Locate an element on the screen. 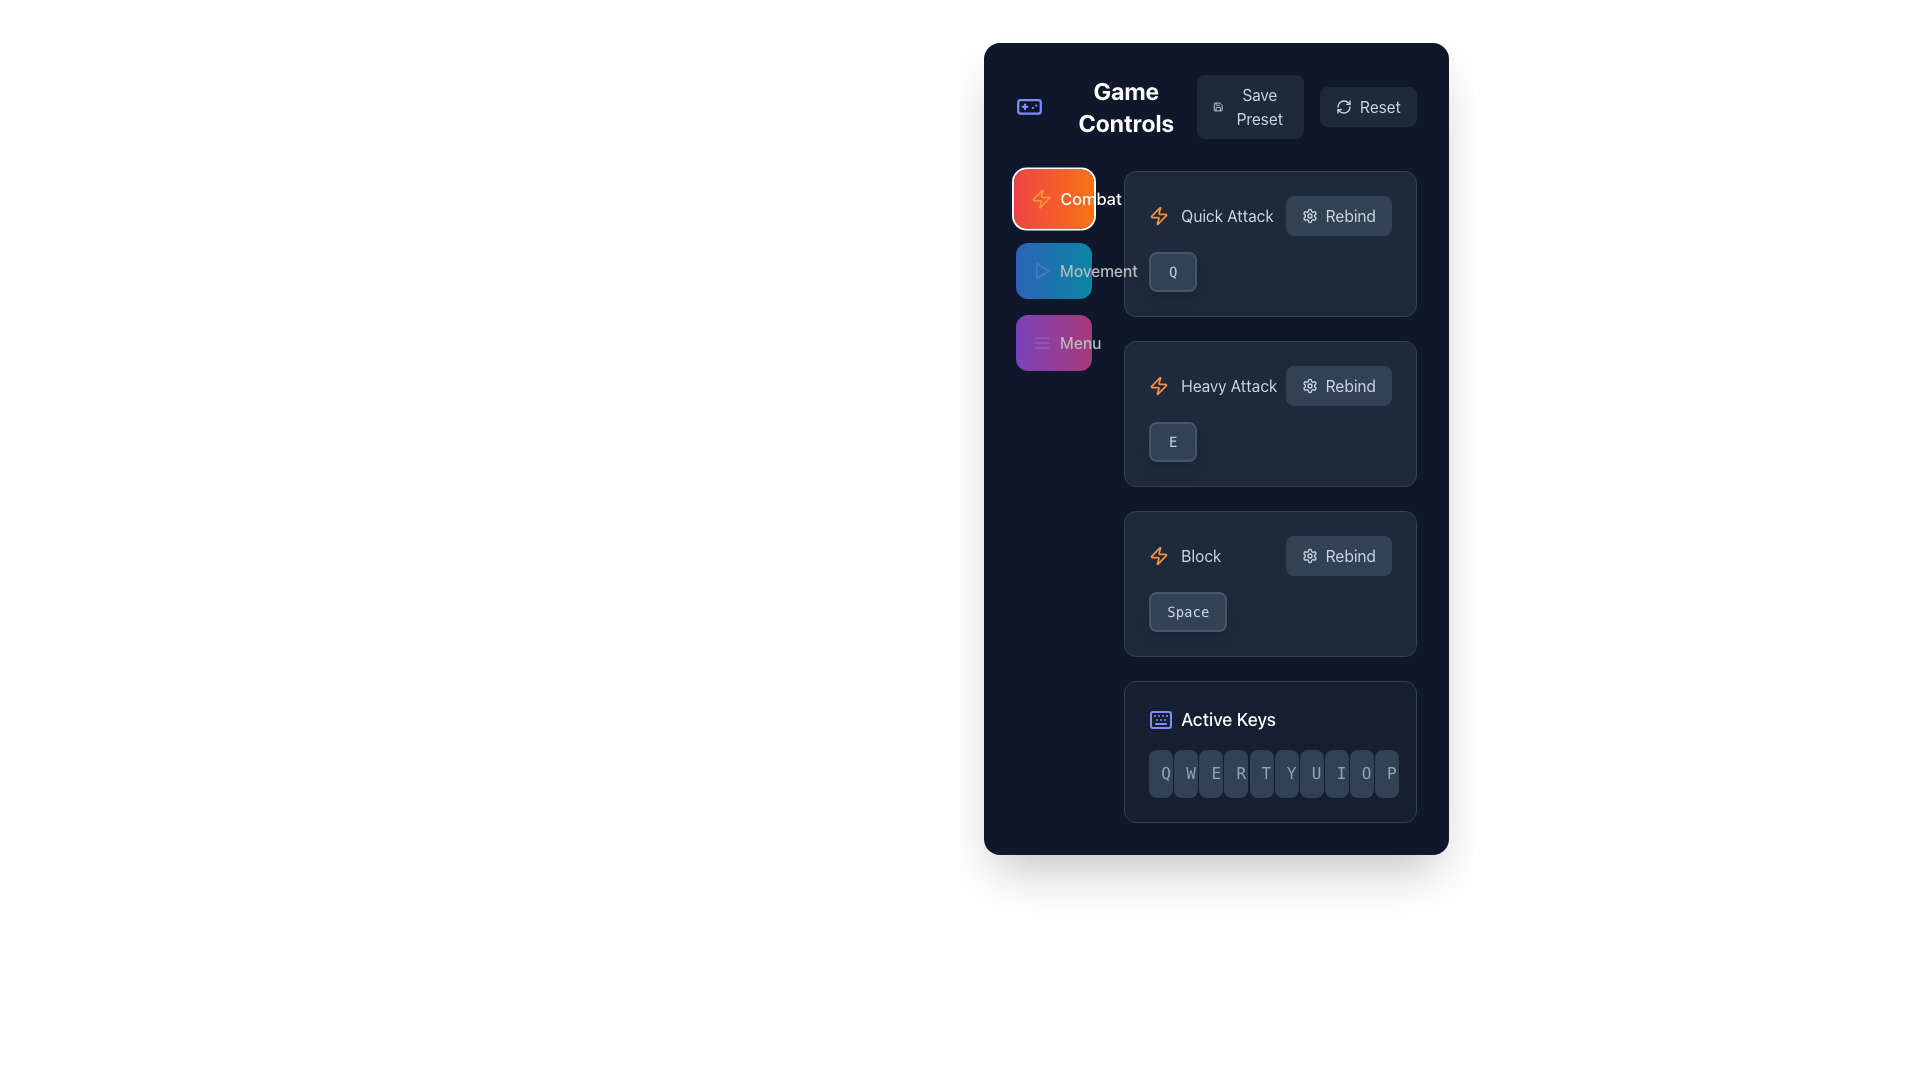 This screenshot has height=1080, width=1920. the 'Movement' button, which is a rectangular button with rounded corners, featuring a gradient background from blue to cyan, centered text 'Movement' in white, and a play icon on the left is located at coordinates (1053, 270).